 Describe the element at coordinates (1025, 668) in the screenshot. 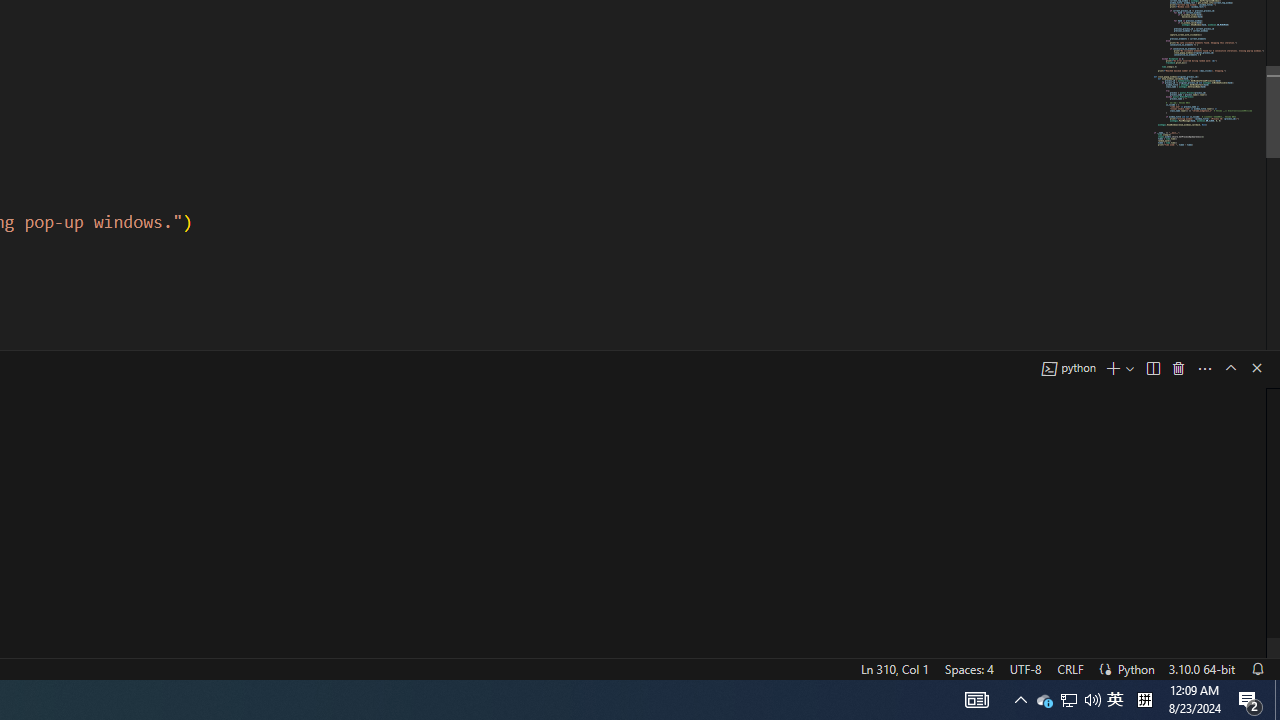

I see `'UTF-8'` at that location.